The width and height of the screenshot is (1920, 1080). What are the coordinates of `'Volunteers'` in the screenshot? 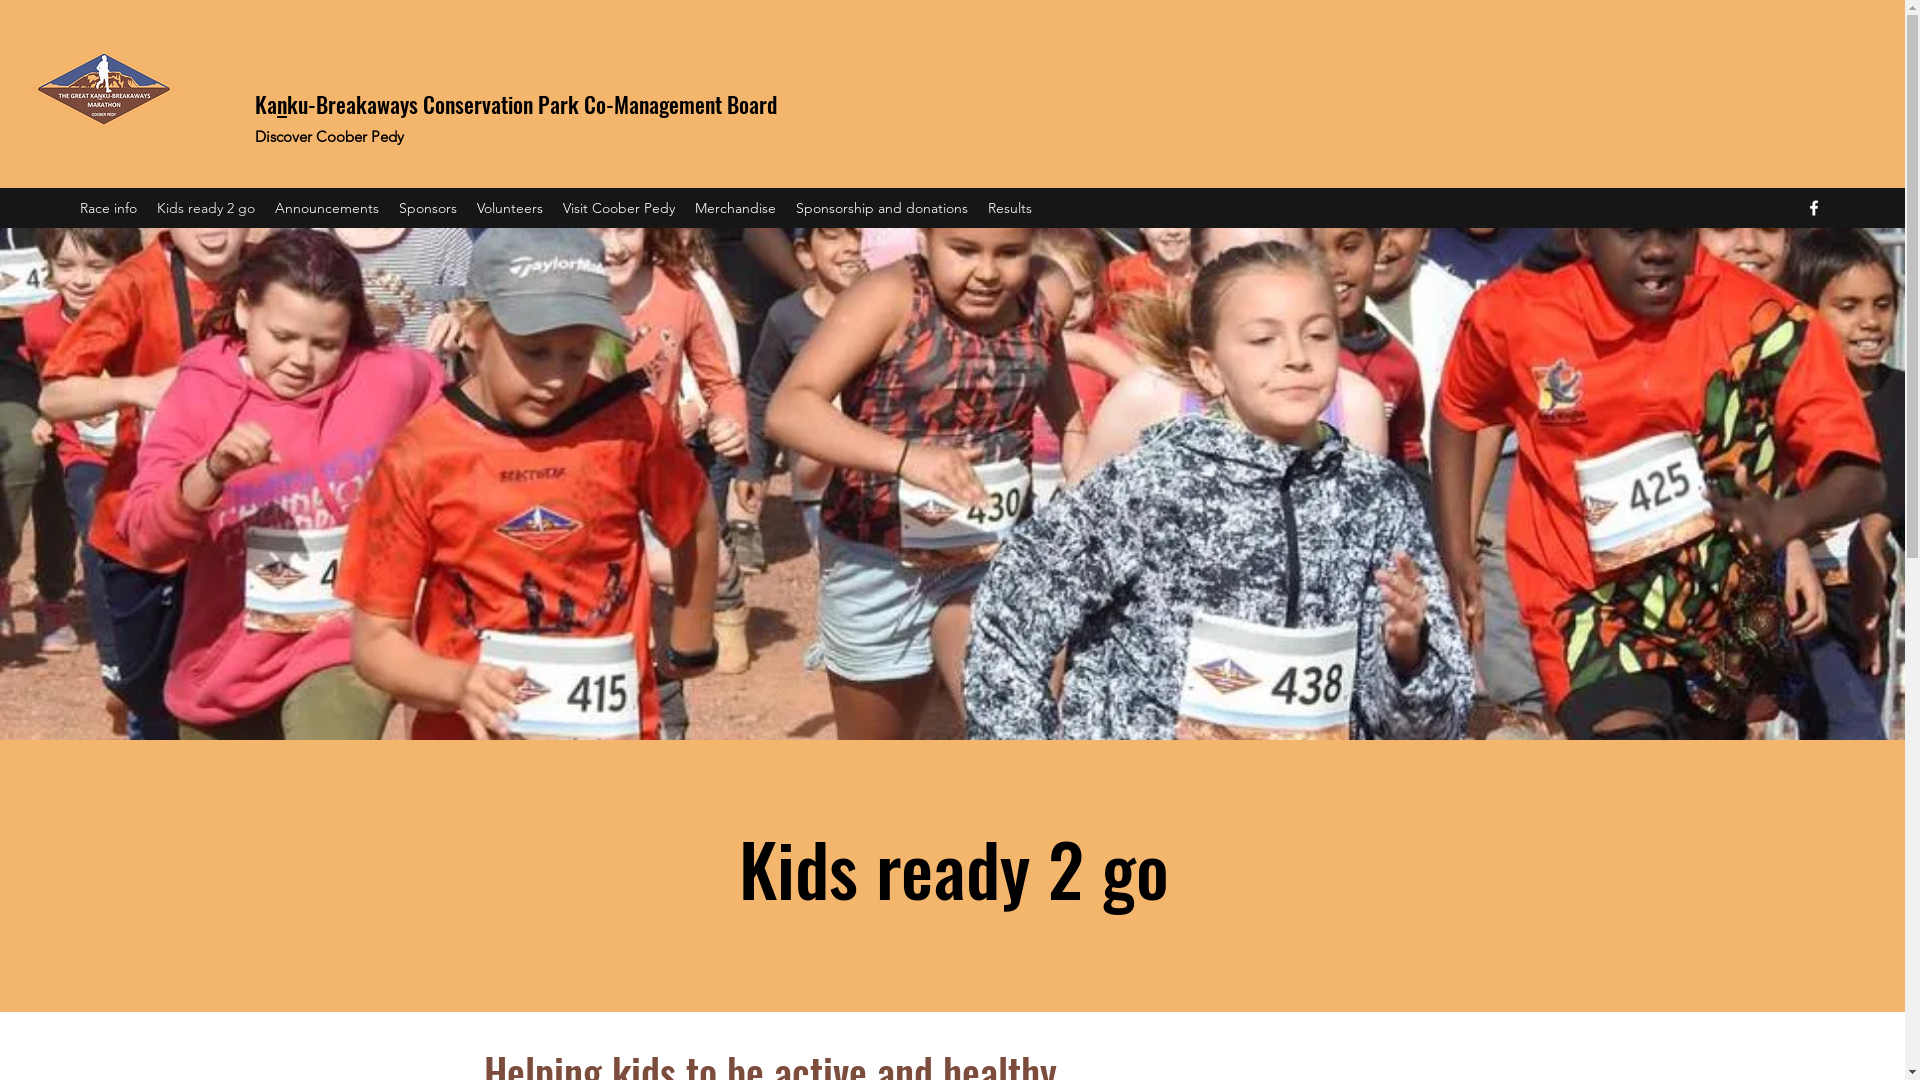 It's located at (465, 208).